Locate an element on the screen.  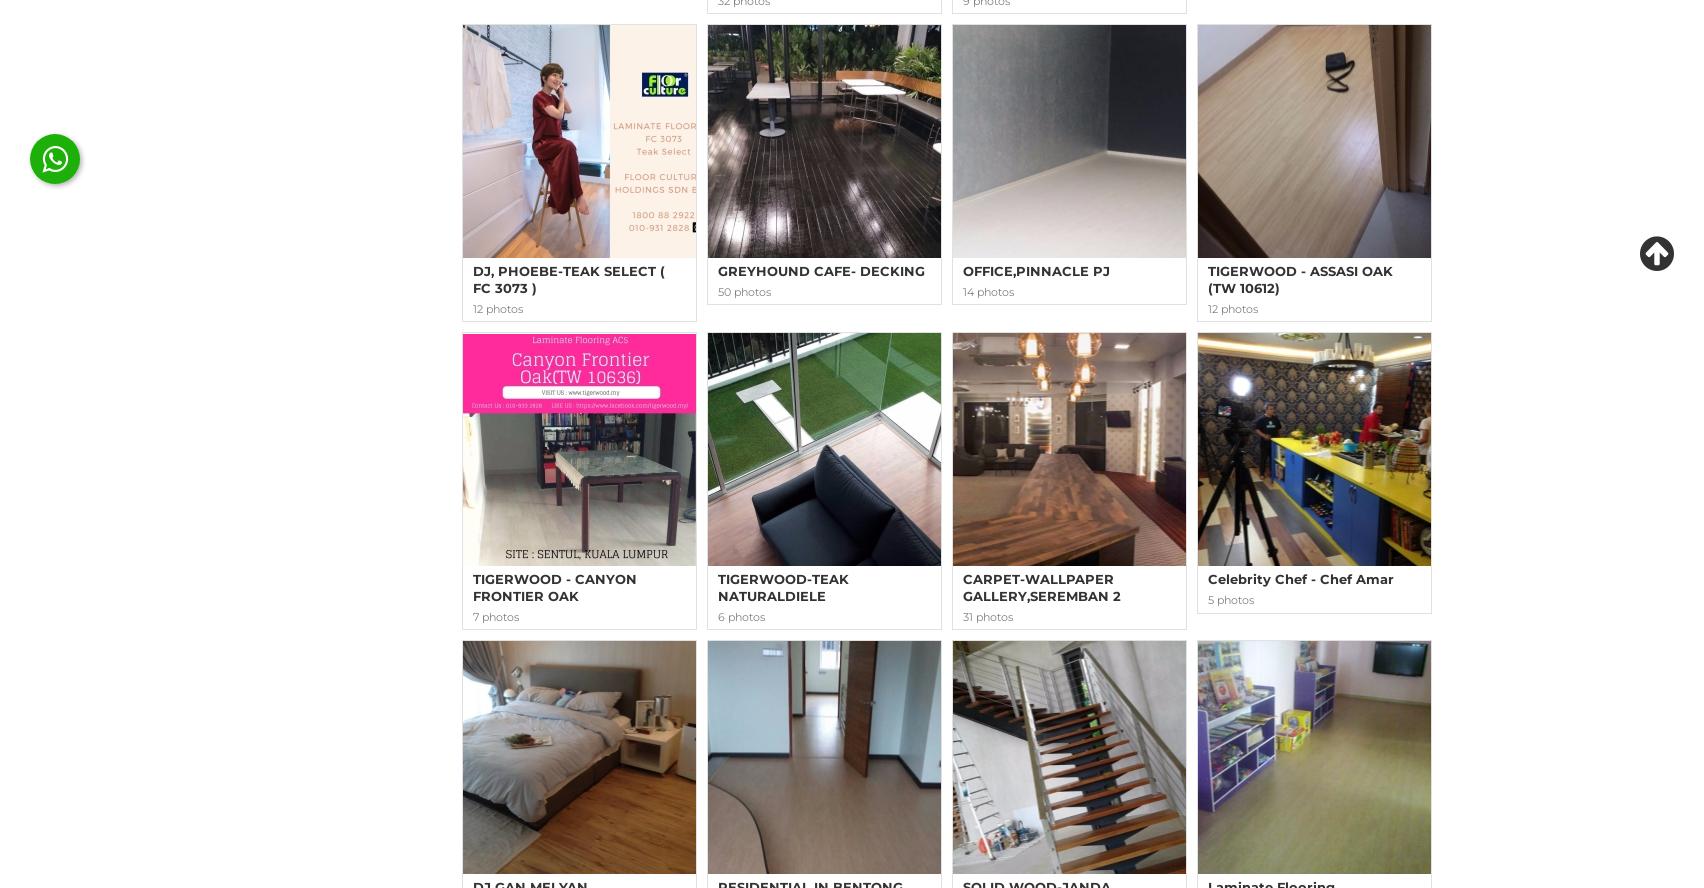
'6 photos' is located at coordinates (740, 615).